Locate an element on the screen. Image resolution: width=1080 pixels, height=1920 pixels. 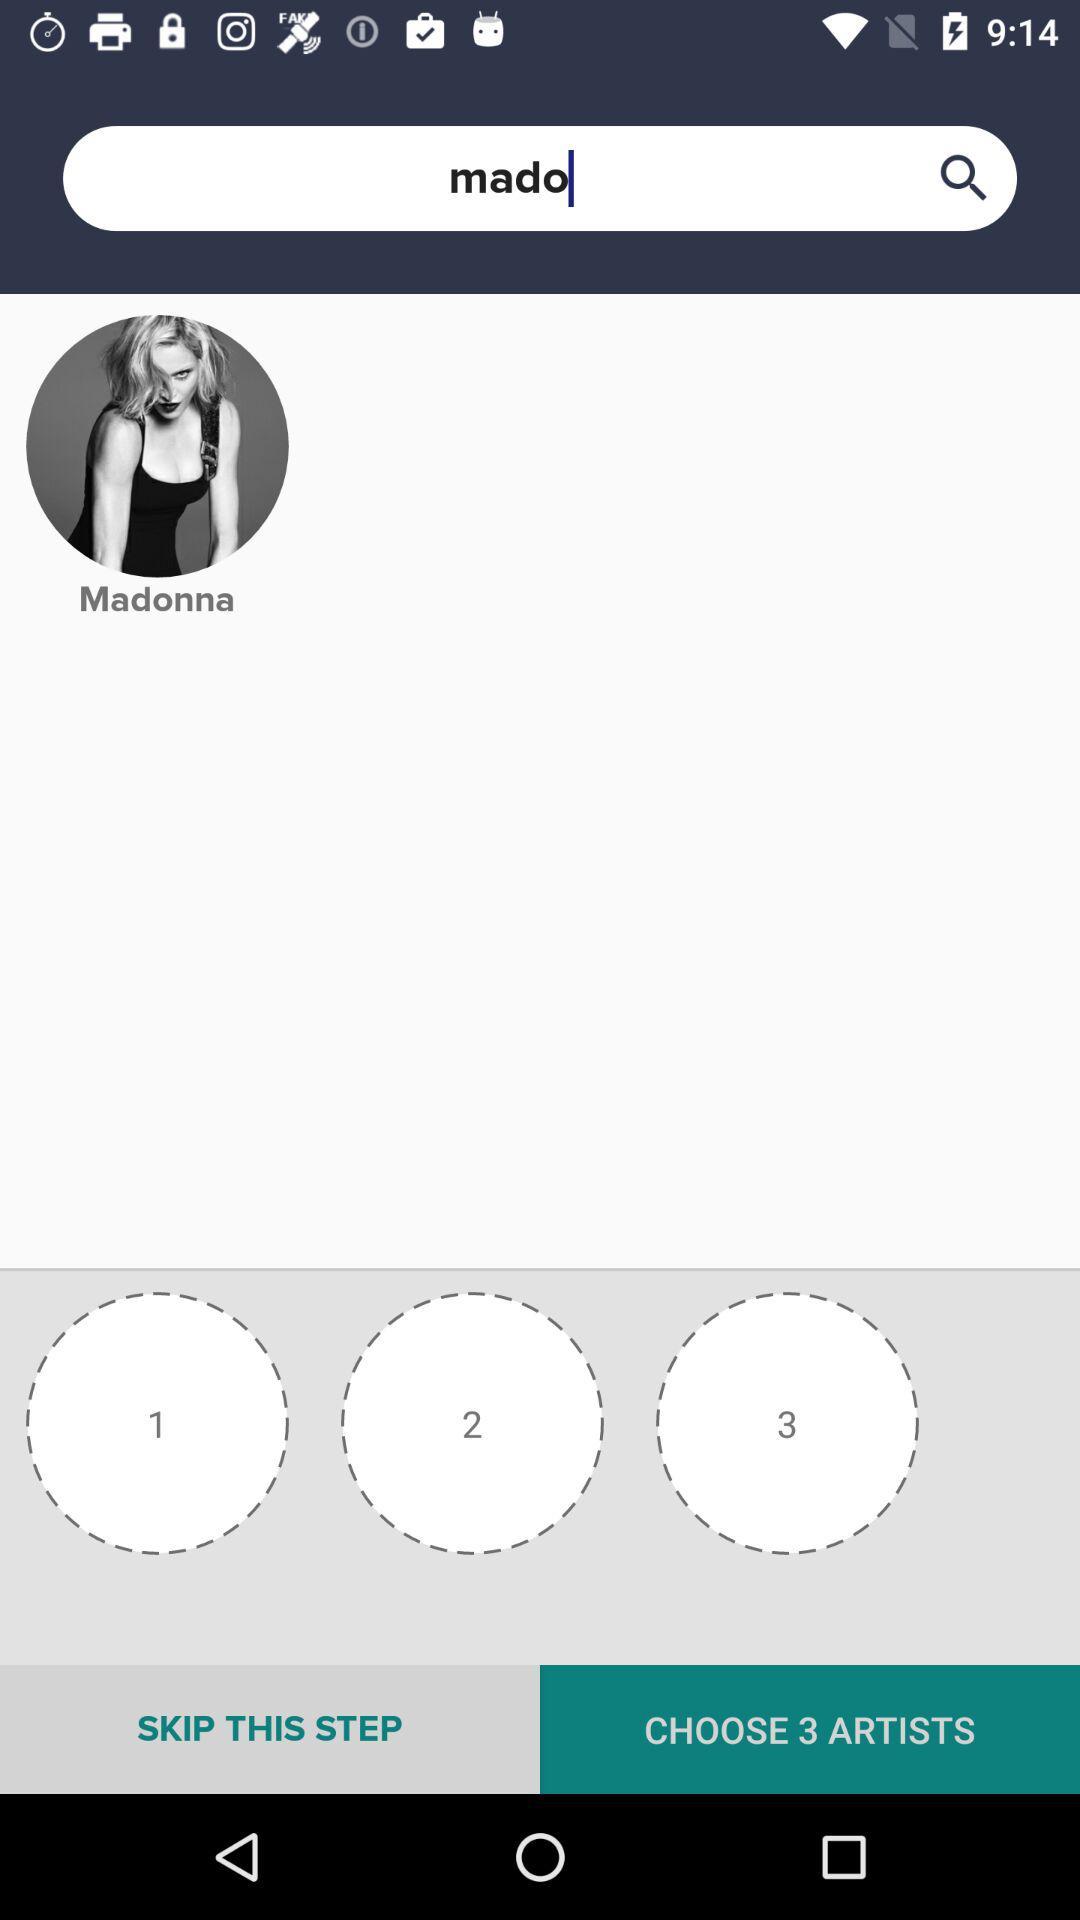
the text box which is above the image is located at coordinates (540, 178).